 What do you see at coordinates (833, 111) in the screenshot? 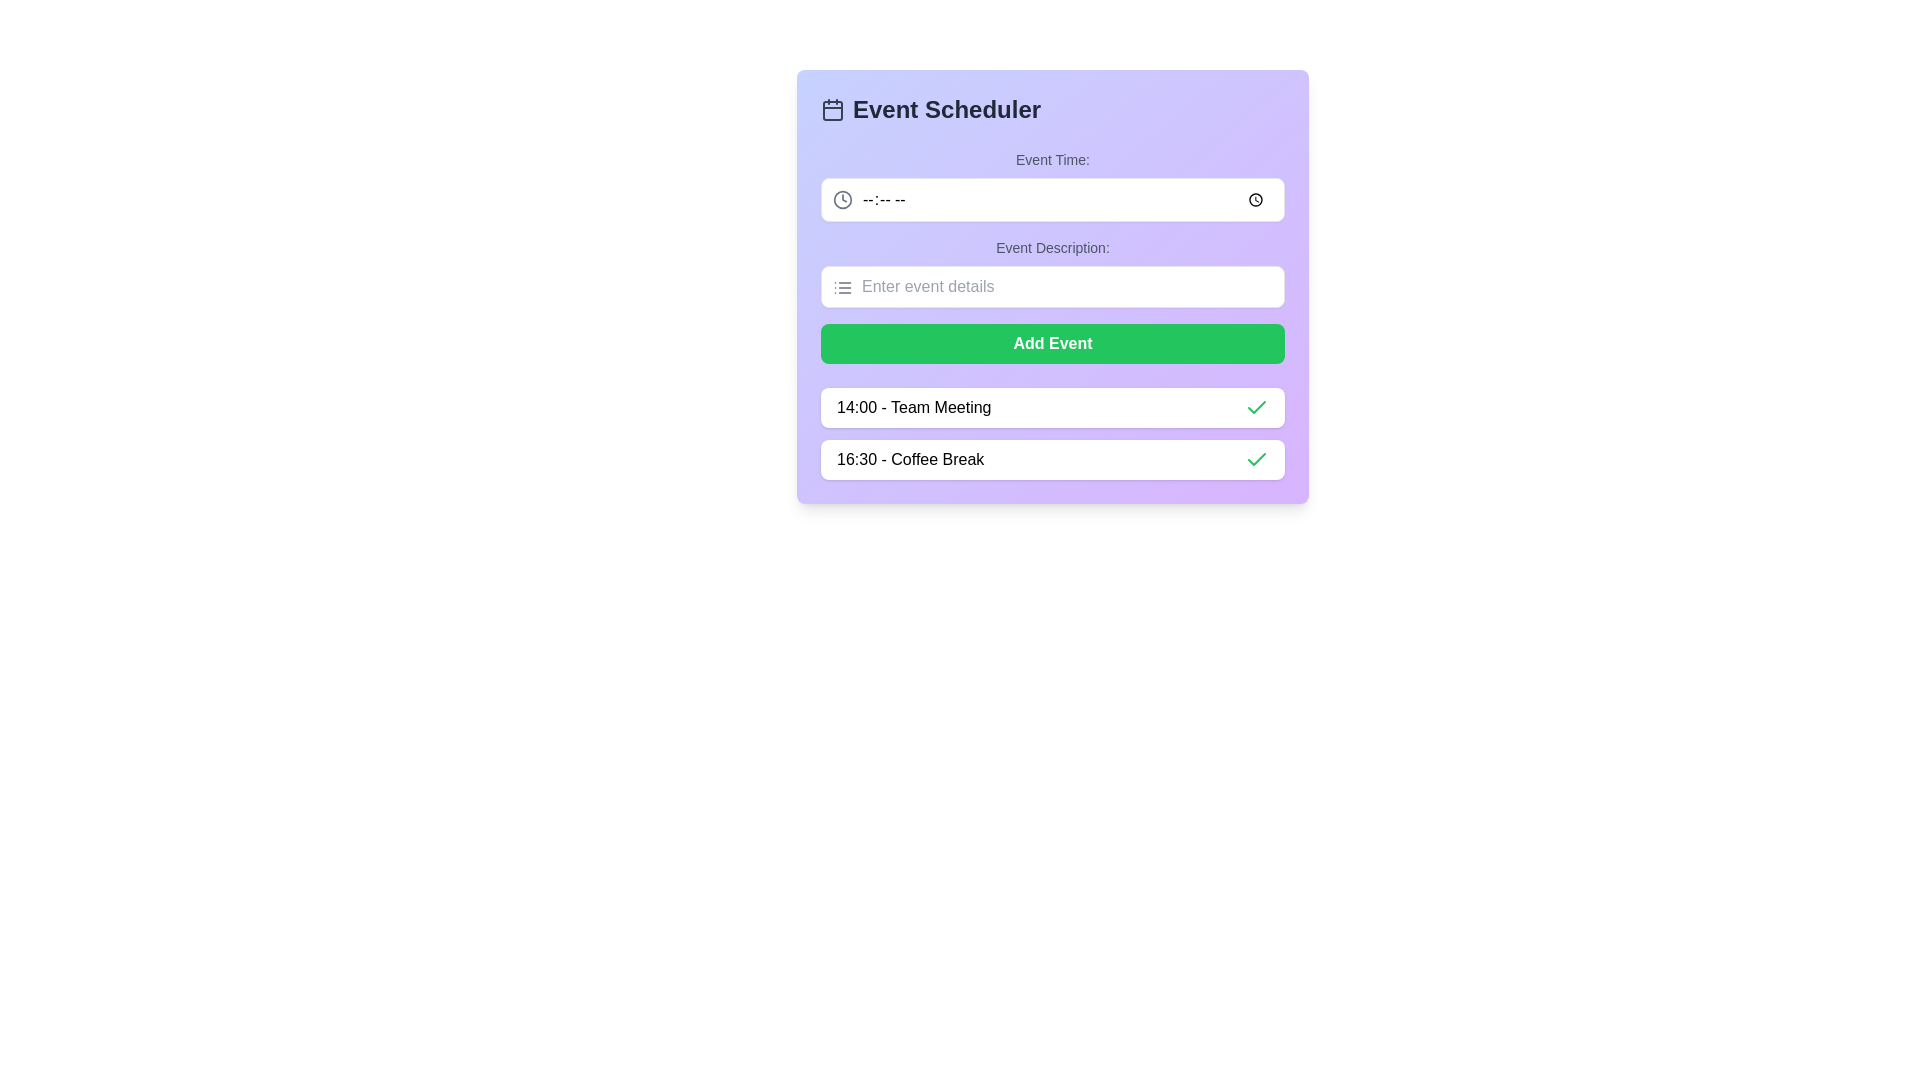
I see `the decorative or functional part of the calendar icon located in the top-left corner of the main form header, next to the 'Event Scheduler' text` at bounding box center [833, 111].